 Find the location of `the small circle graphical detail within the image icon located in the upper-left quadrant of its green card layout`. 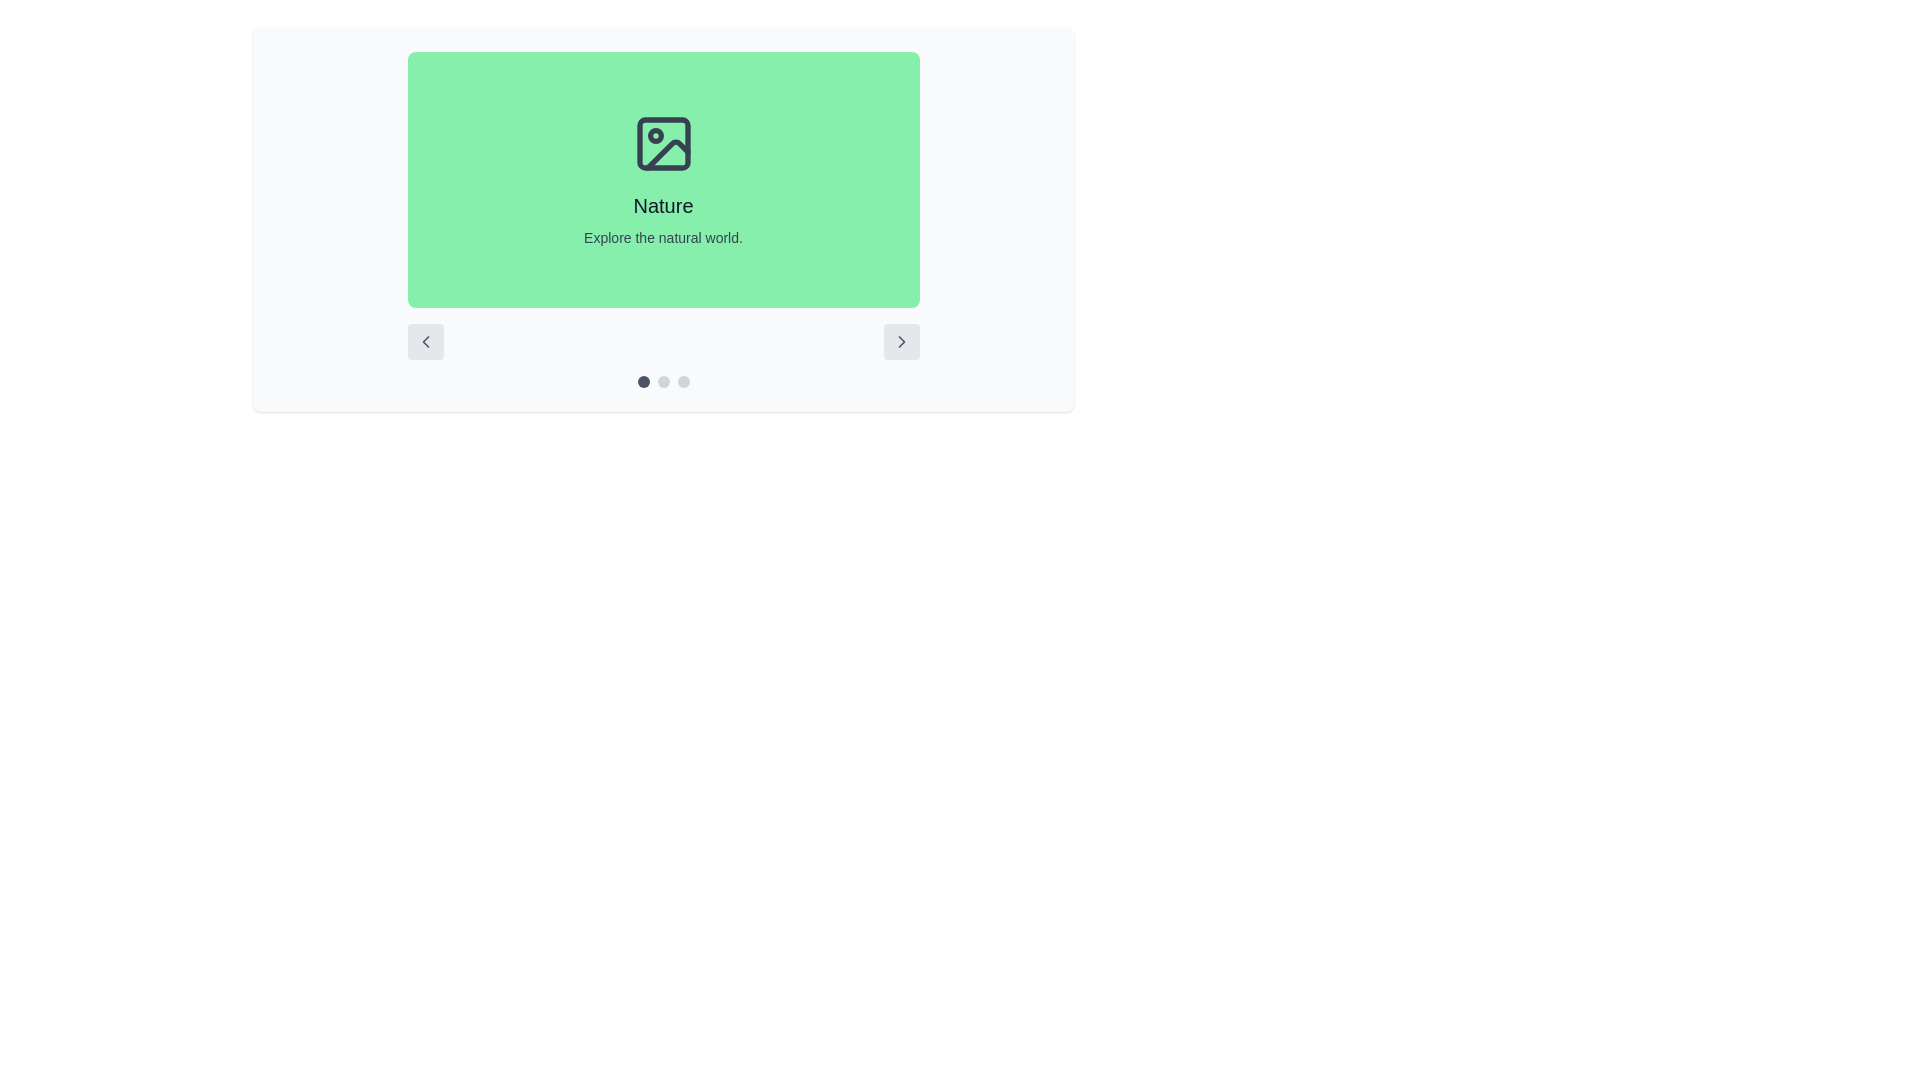

the small circle graphical detail within the image icon located in the upper-left quadrant of its green card layout is located at coordinates (655, 135).